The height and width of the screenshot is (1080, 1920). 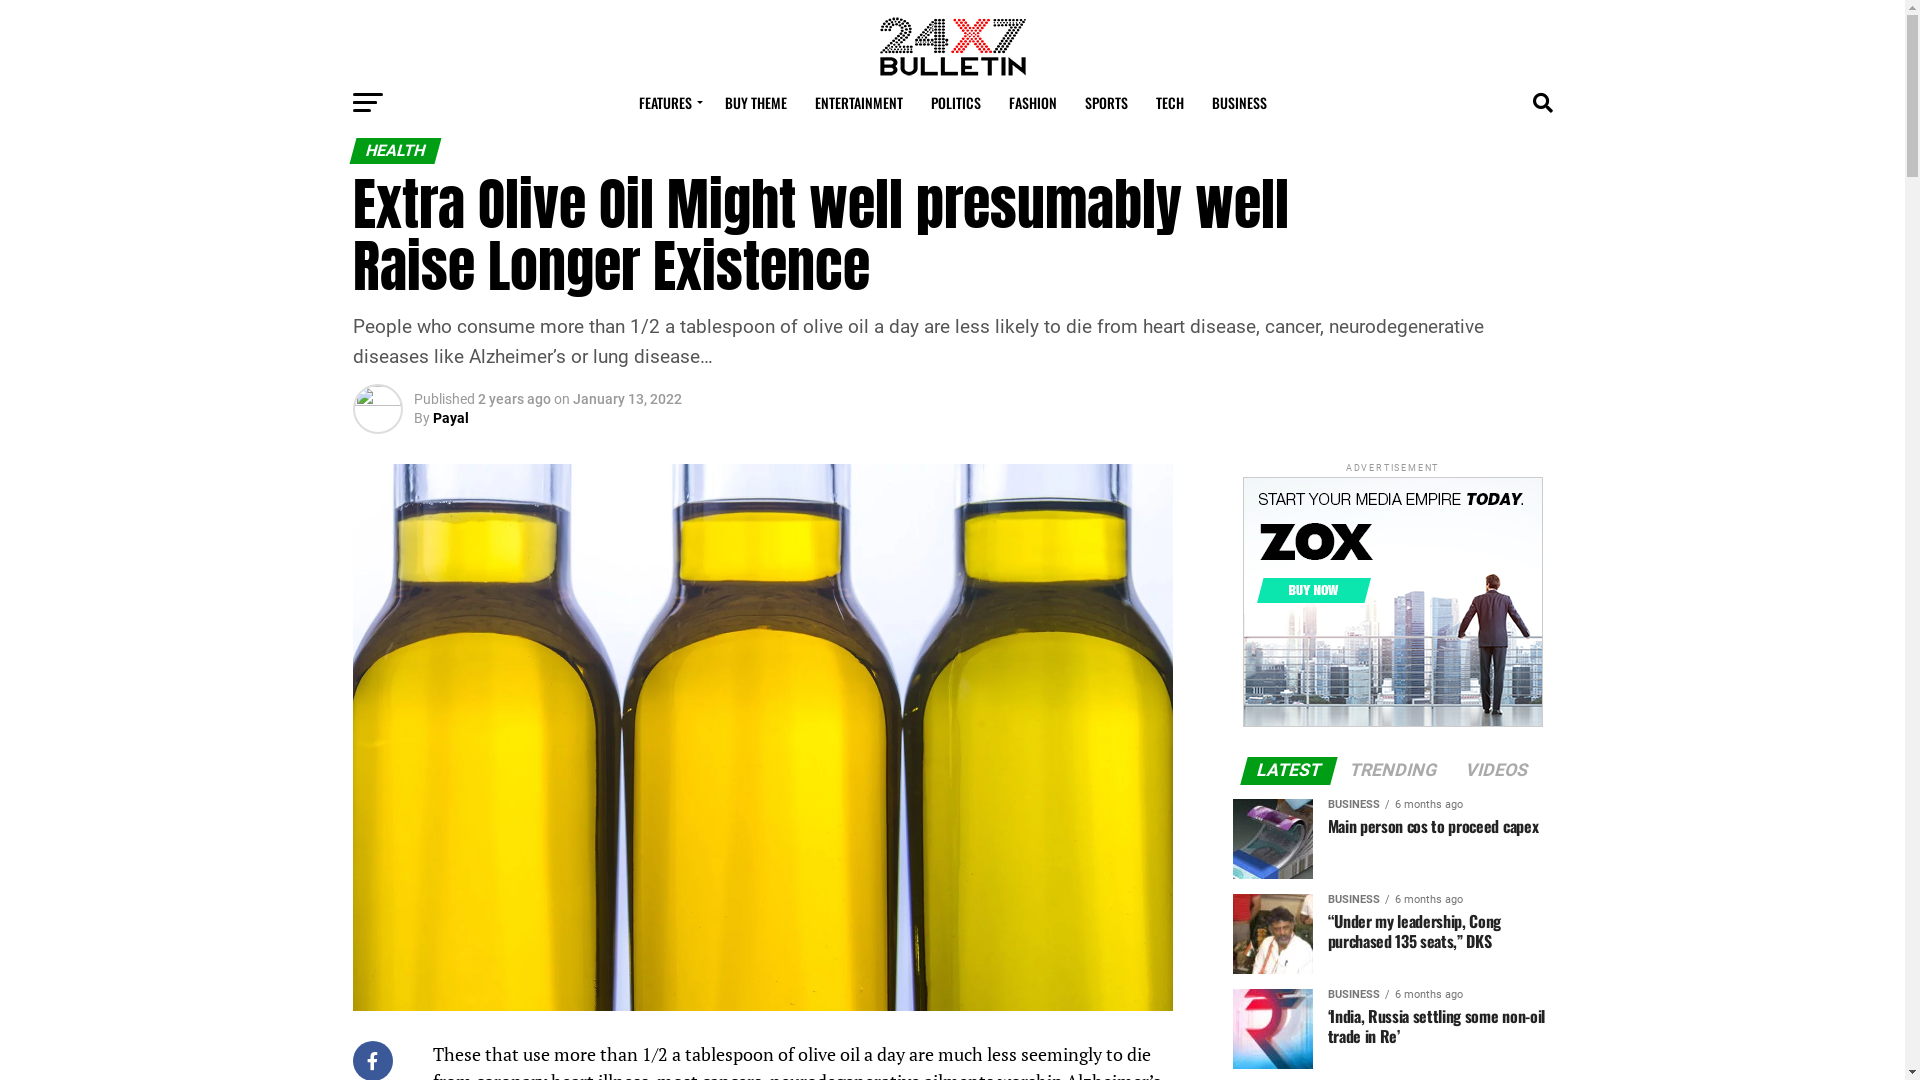 What do you see at coordinates (1337, 770) in the screenshot?
I see `'TRENDING'` at bounding box center [1337, 770].